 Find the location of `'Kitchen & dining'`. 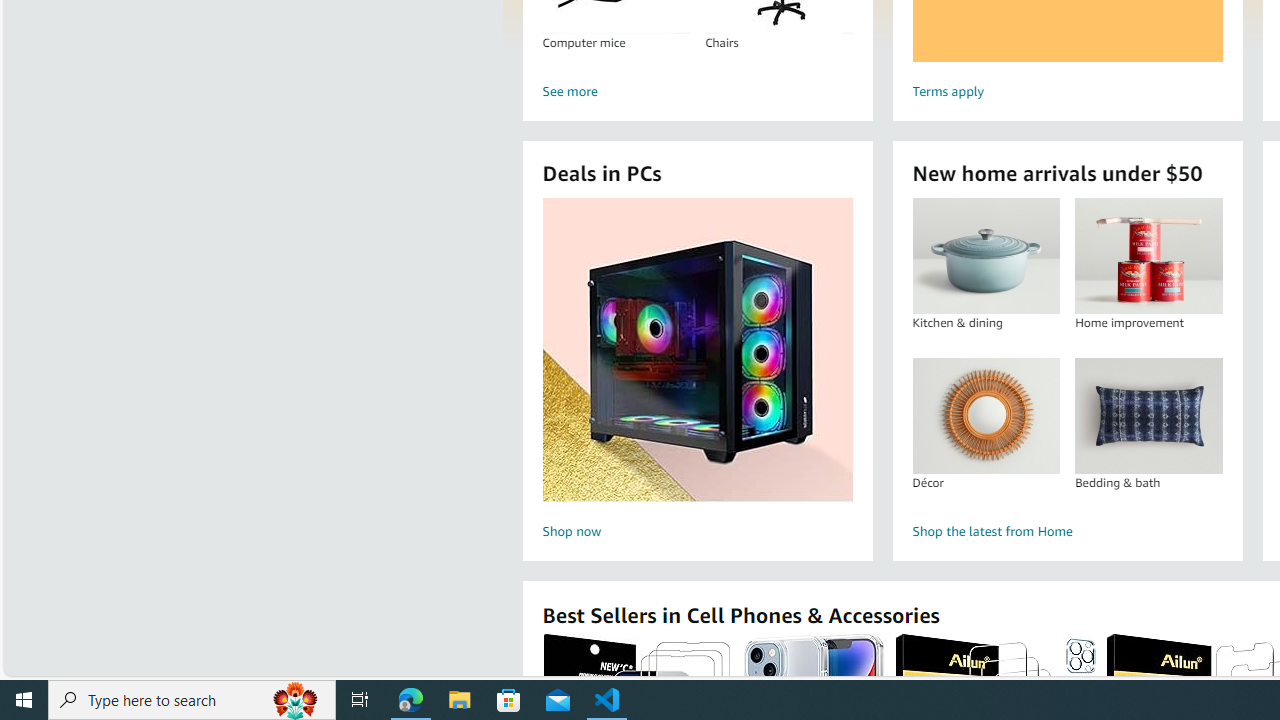

'Kitchen & dining' is located at coordinates (986, 255).